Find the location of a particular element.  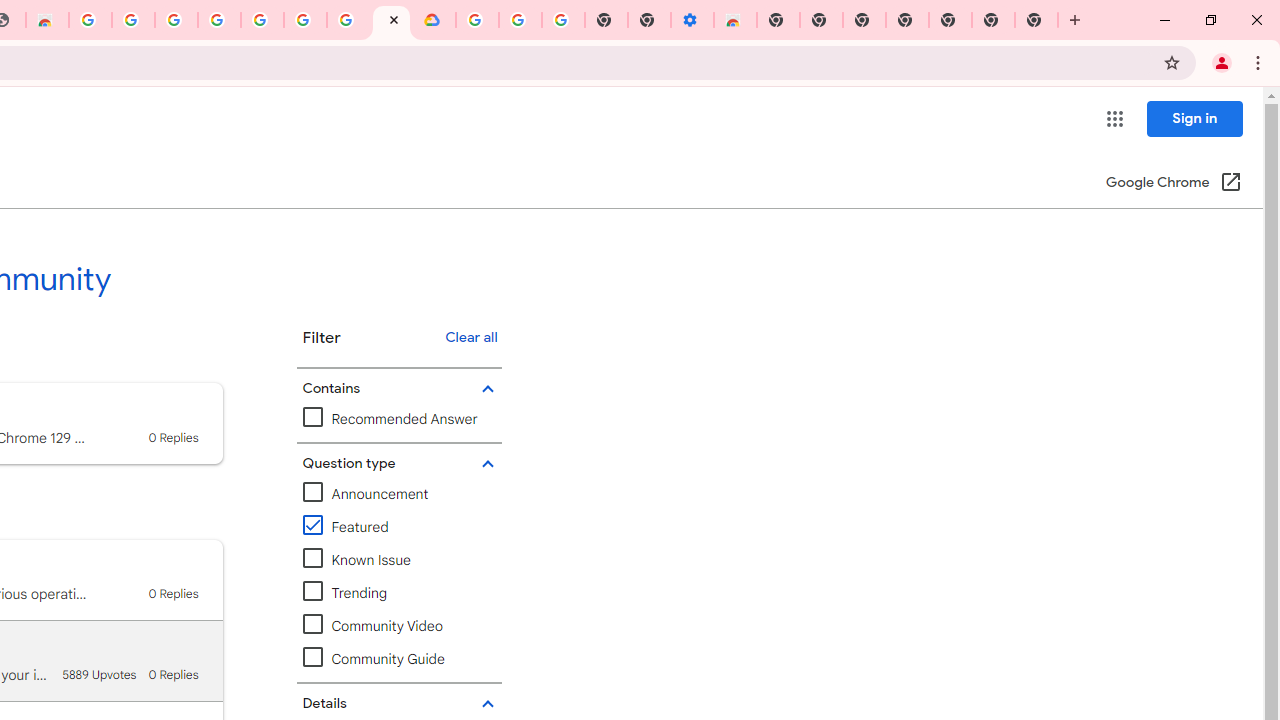

'Trending' is located at coordinates (344, 592).